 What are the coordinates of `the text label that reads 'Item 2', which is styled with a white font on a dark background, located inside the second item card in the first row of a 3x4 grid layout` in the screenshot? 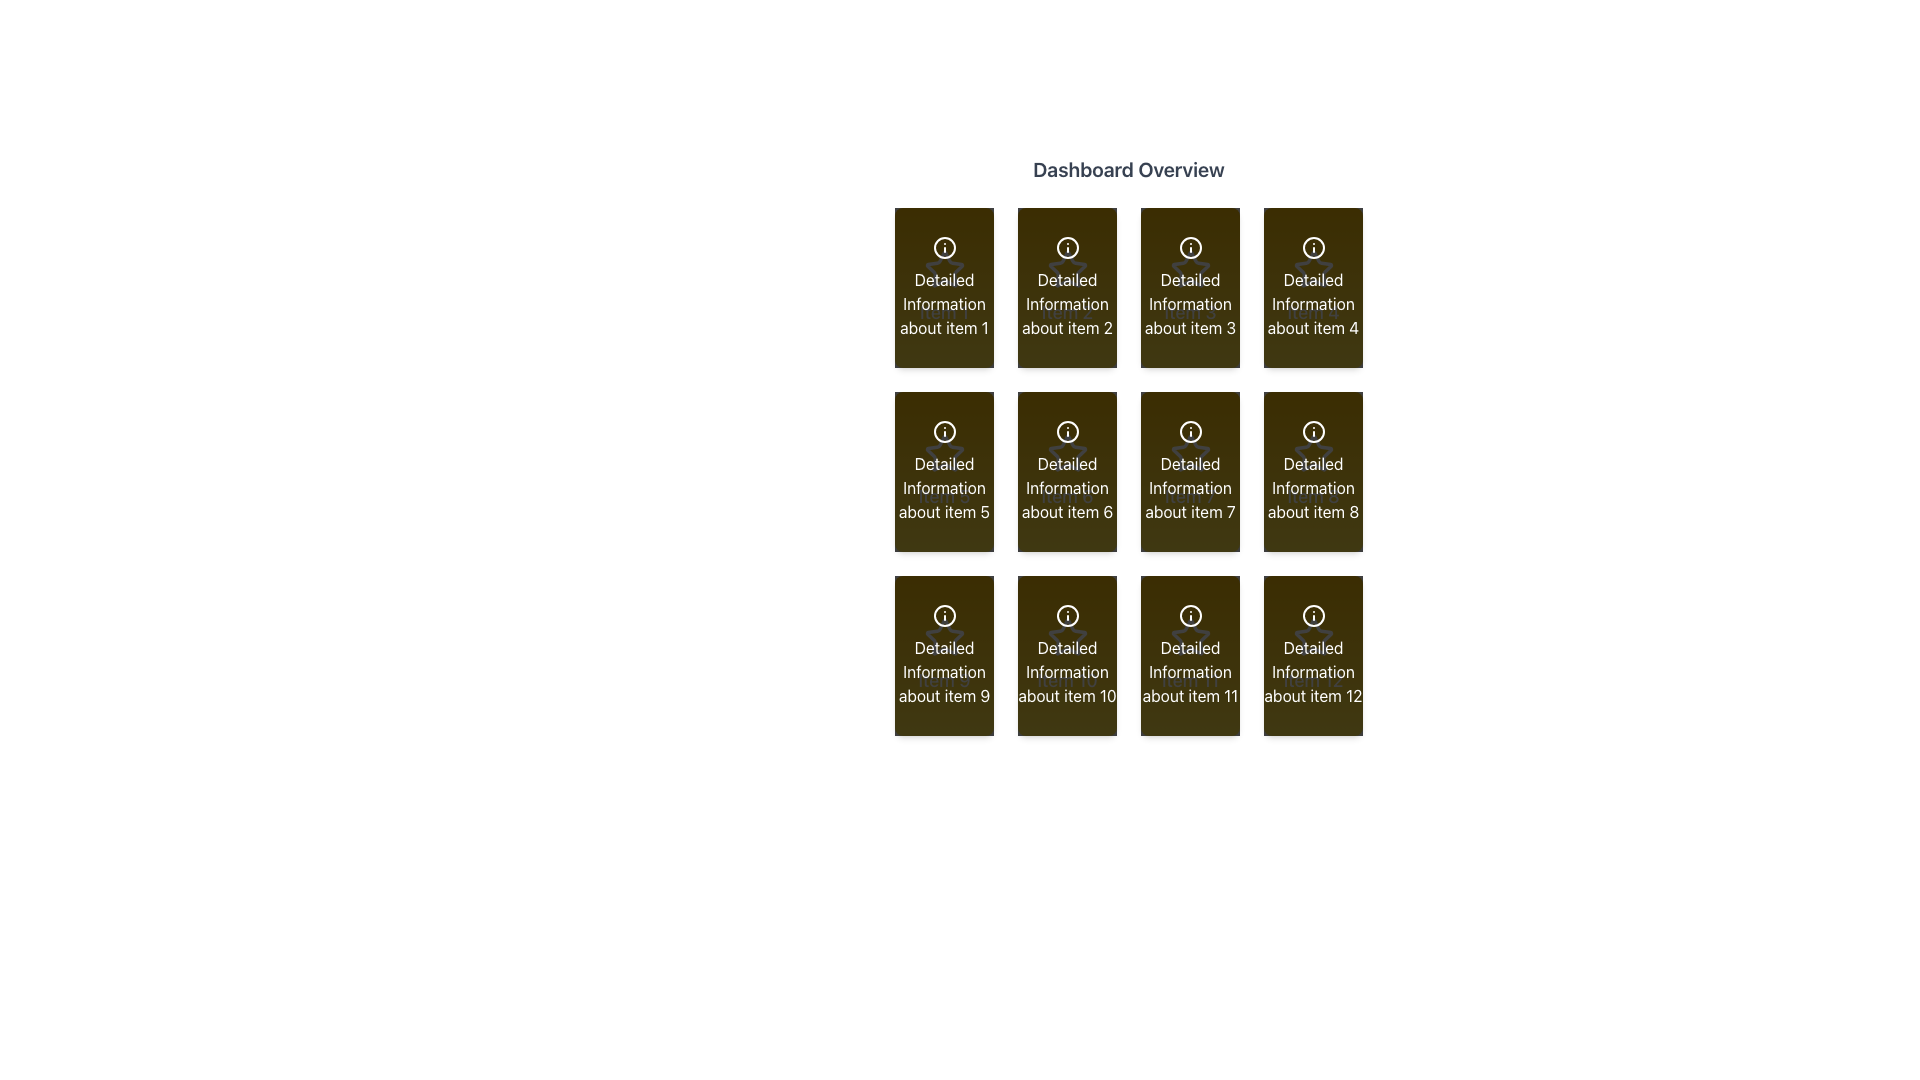 It's located at (1066, 312).